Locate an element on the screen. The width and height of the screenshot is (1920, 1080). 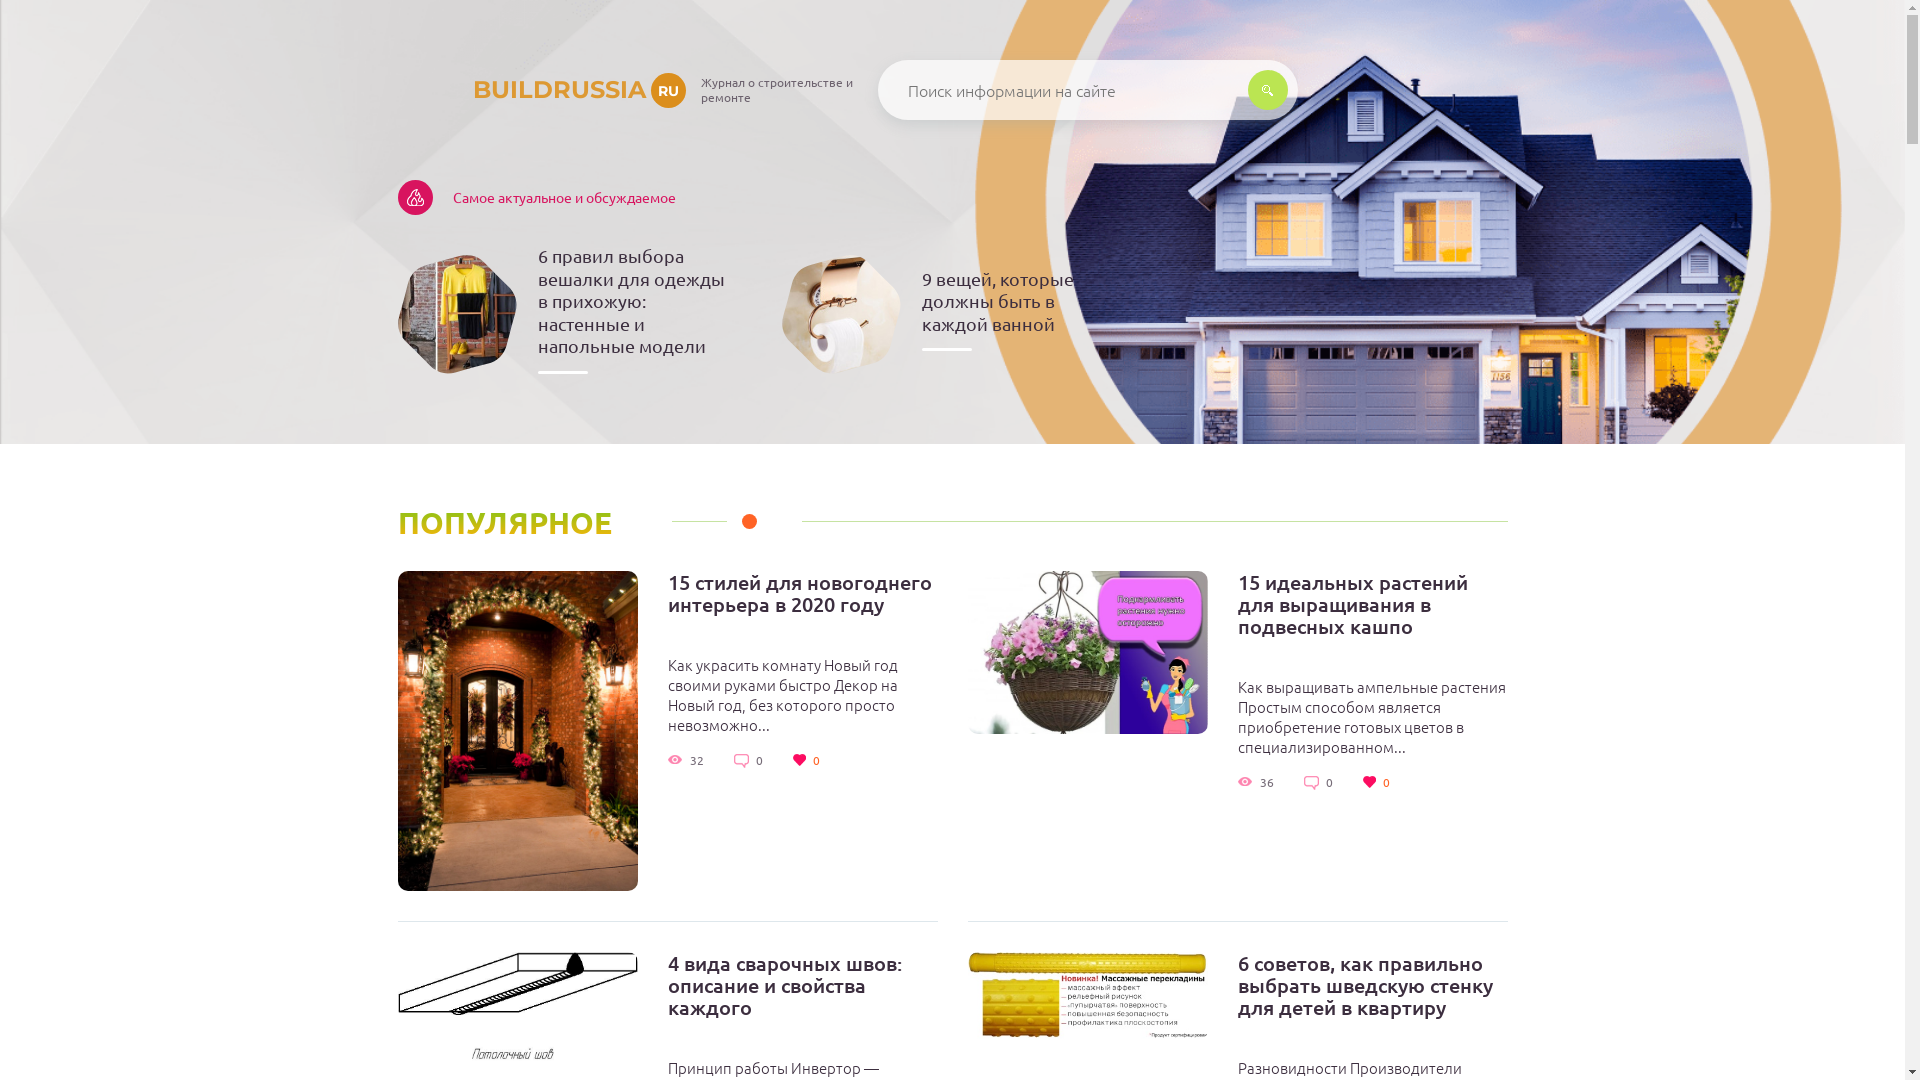
'BUILDRUSSIA is located at coordinates (542, 88).